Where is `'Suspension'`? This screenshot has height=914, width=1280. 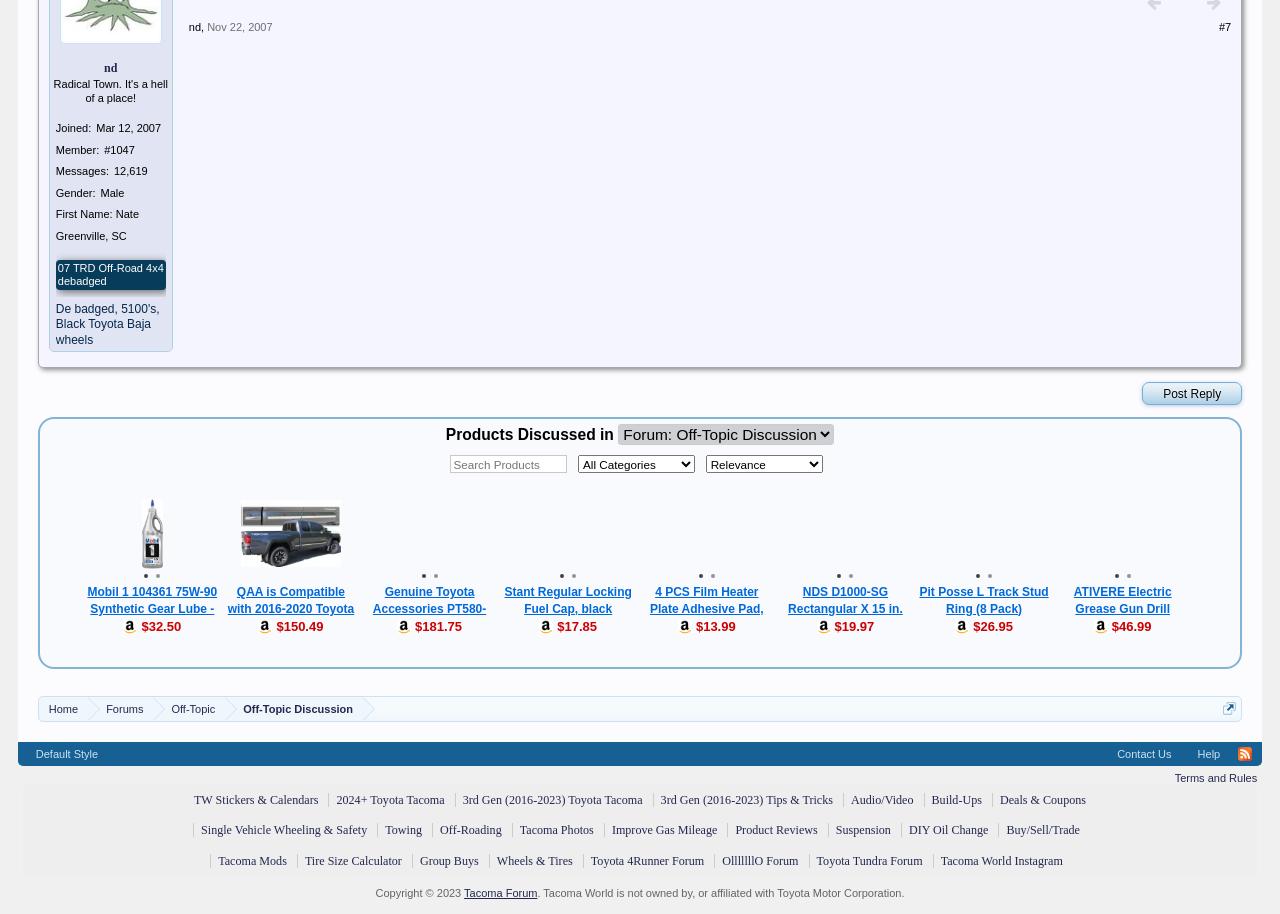
'Suspension' is located at coordinates (862, 830).